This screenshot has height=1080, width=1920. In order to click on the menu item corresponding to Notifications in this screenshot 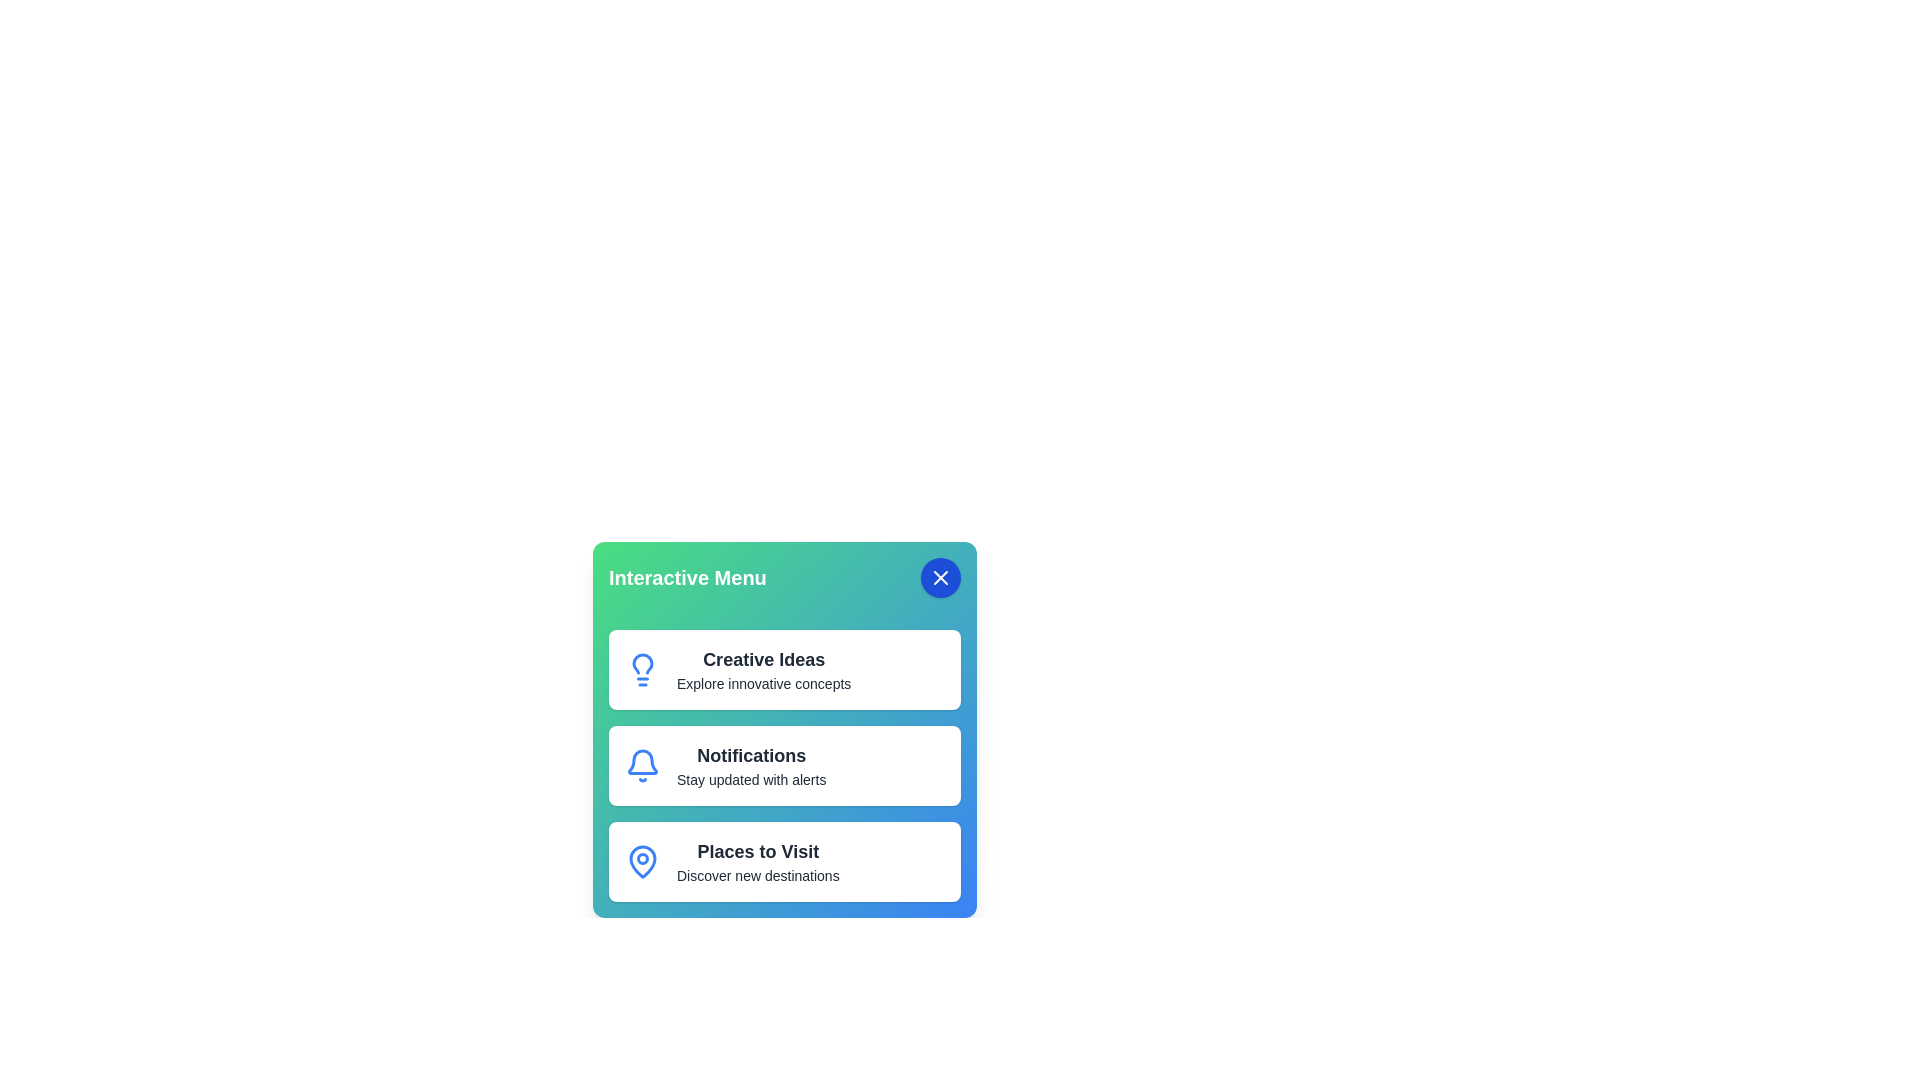, I will do `click(784, 765)`.